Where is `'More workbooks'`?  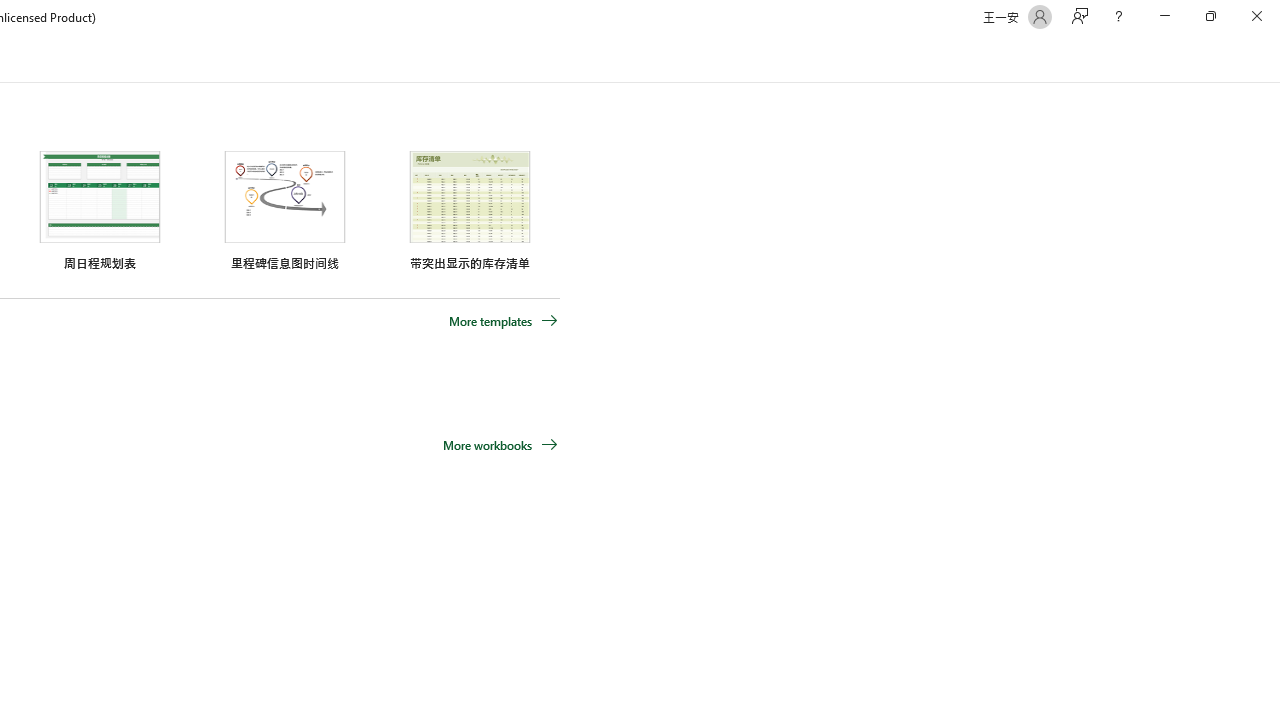
'More workbooks' is located at coordinates (501, 443).